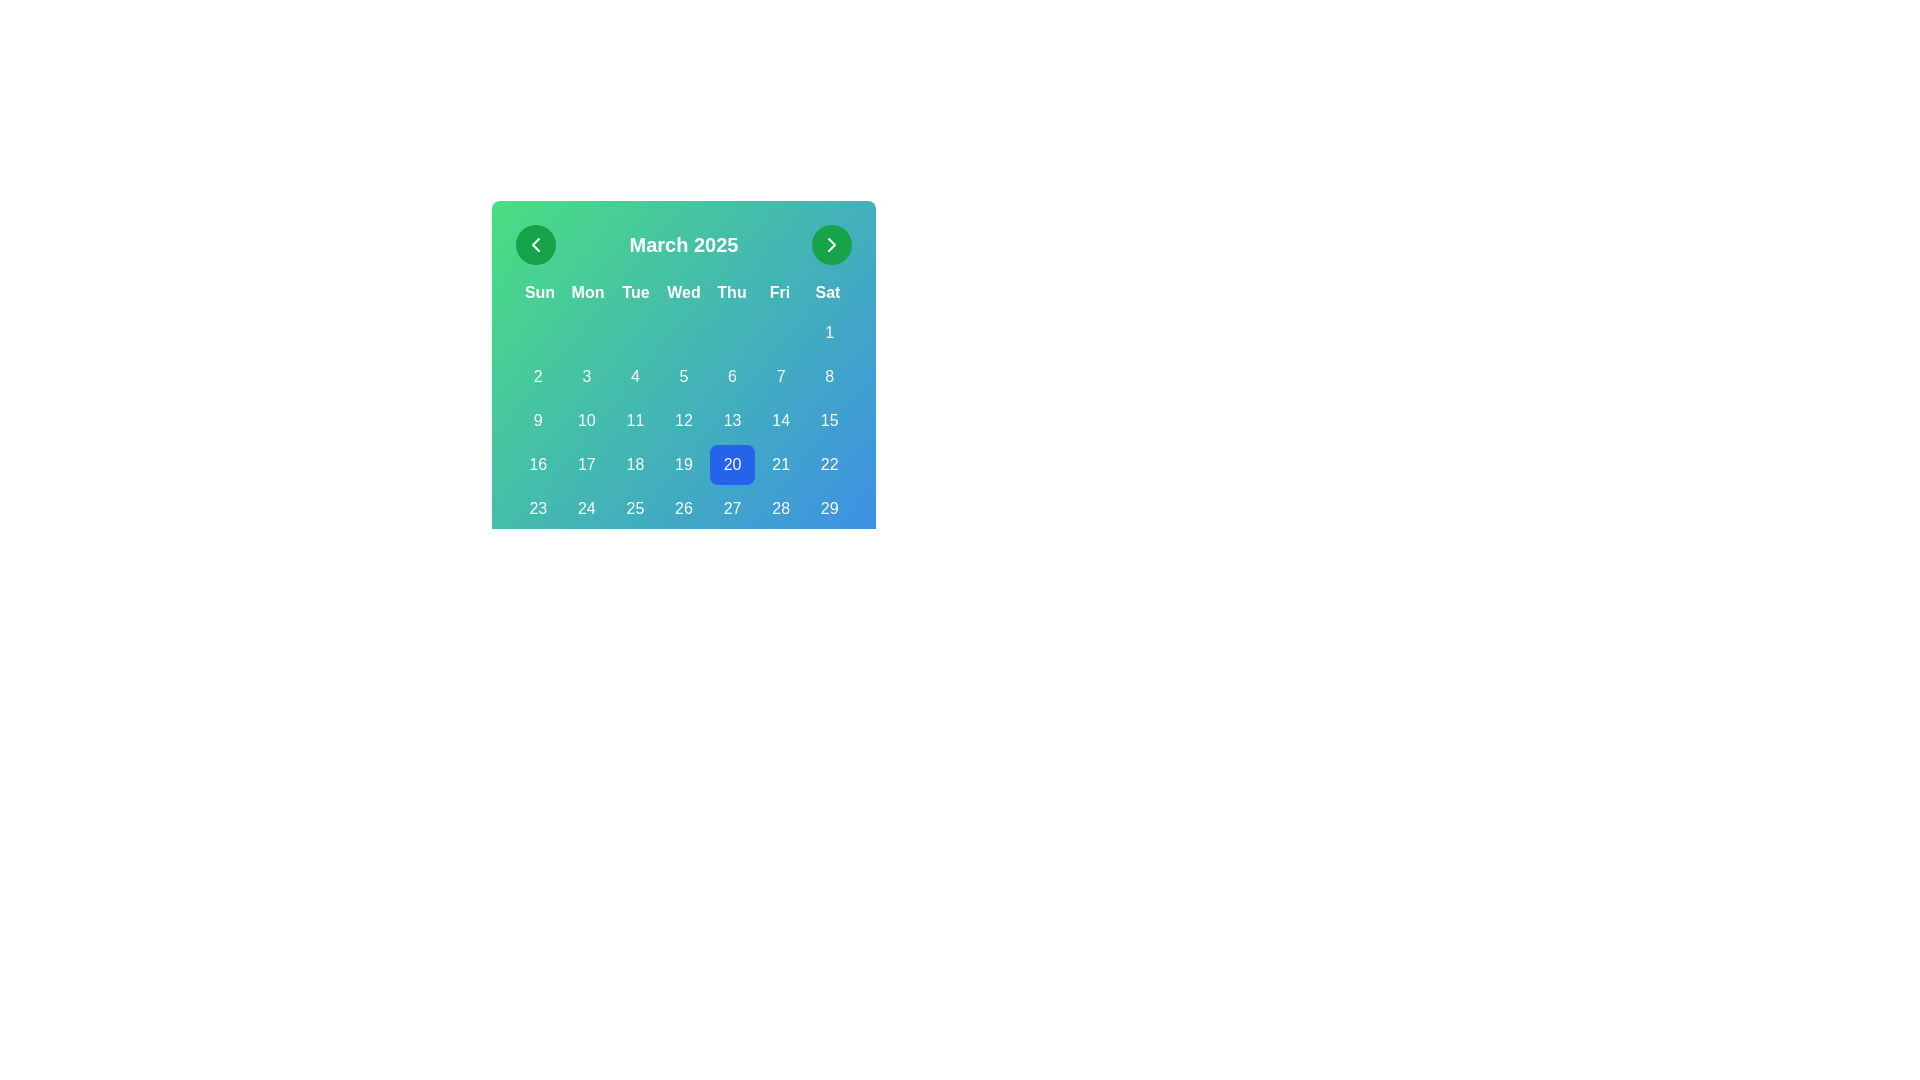 The image size is (1920, 1080). I want to click on the calendar button representing the date '17' in the March 2025 calendar, so click(585, 465).